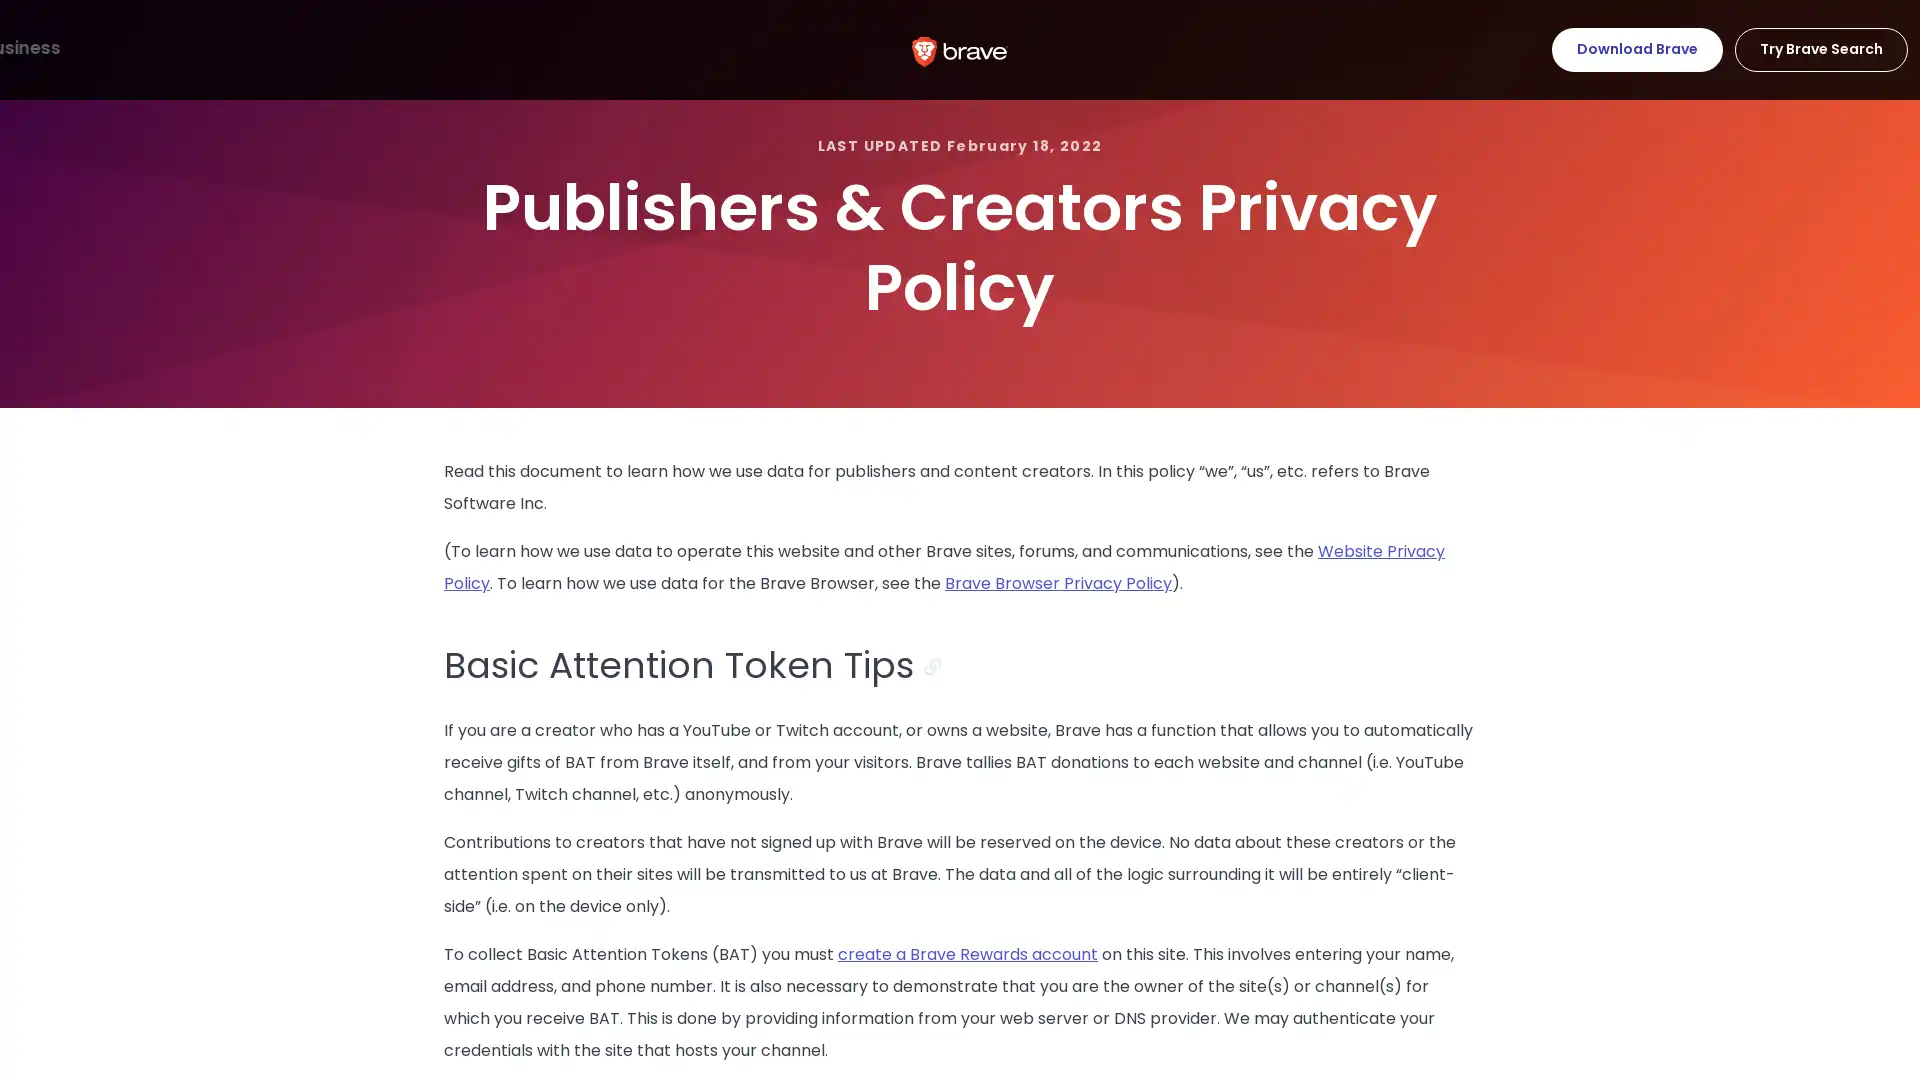  Describe the element at coordinates (59, 48) in the screenshot. I see `Browser` at that location.